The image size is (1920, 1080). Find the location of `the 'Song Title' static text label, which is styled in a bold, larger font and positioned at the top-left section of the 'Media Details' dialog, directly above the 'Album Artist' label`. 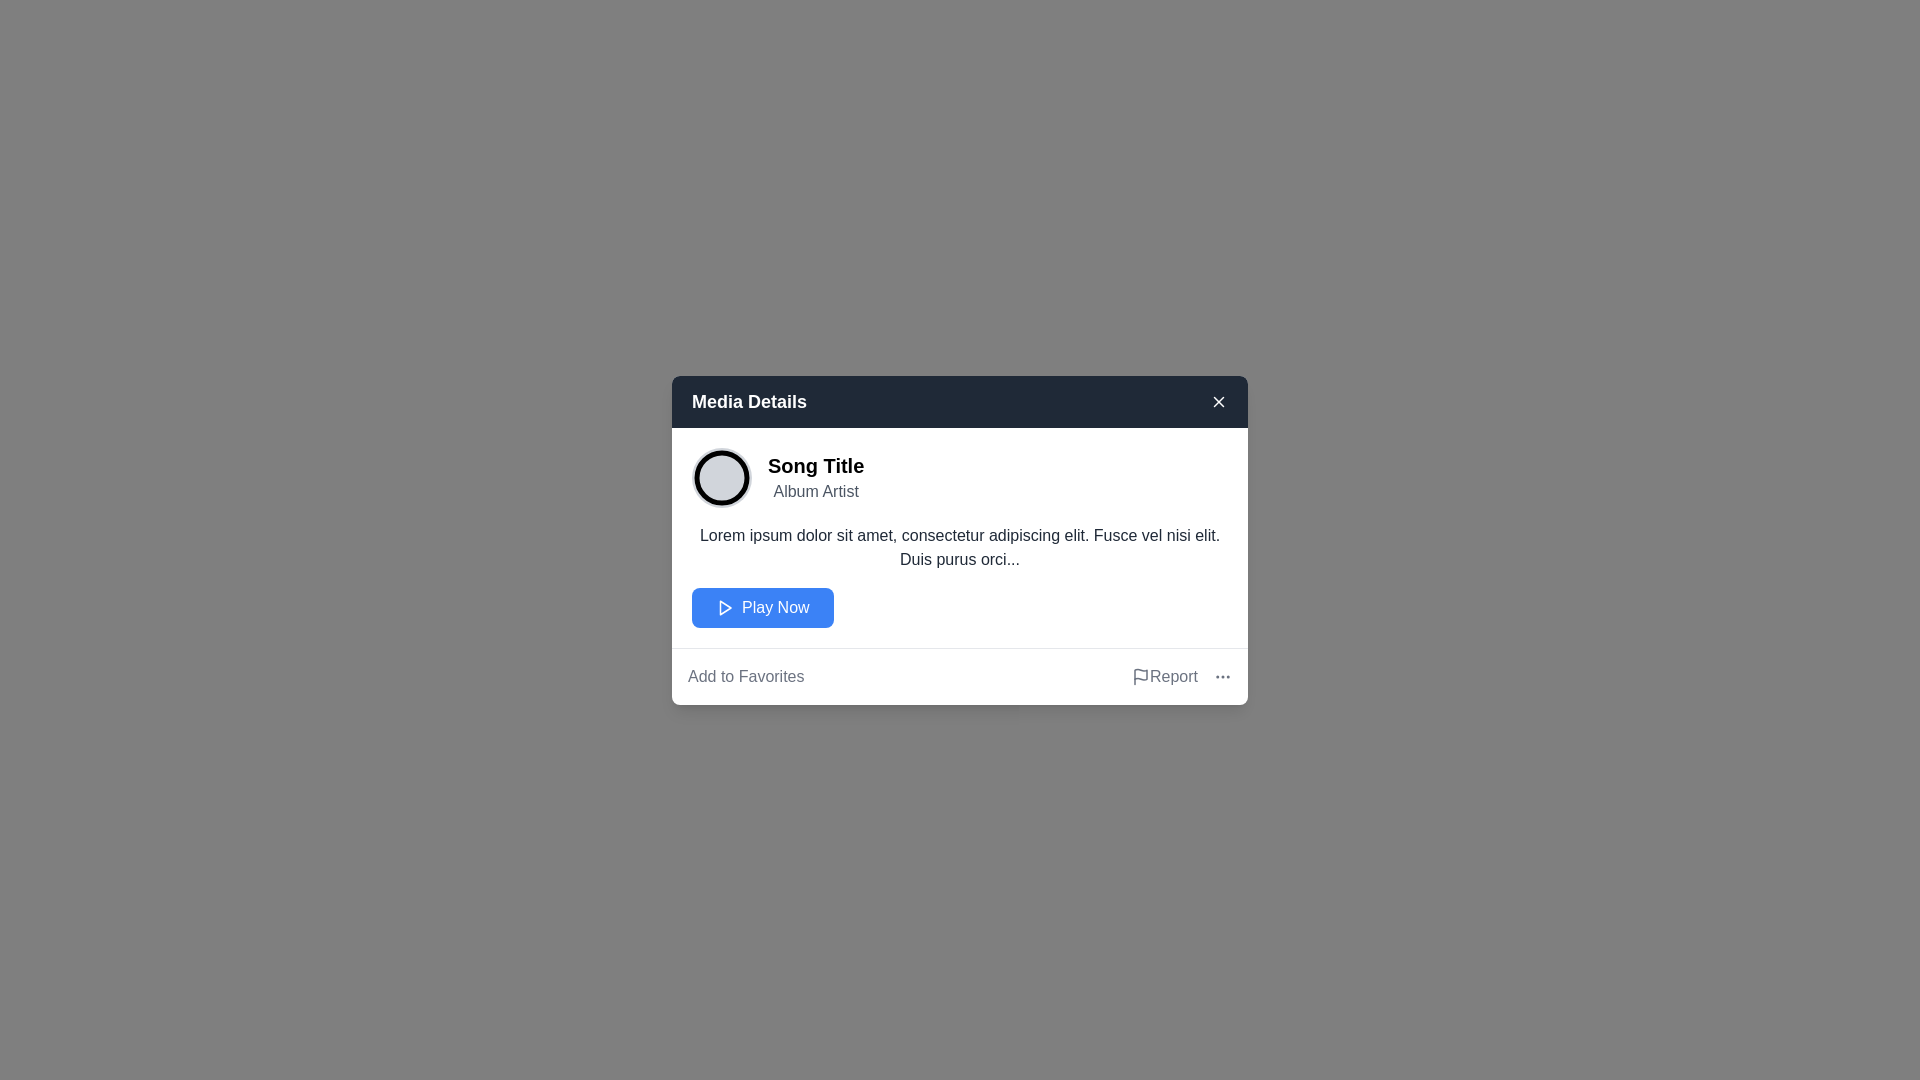

the 'Song Title' static text label, which is styled in a bold, larger font and positioned at the top-left section of the 'Media Details' dialog, directly above the 'Album Artist' label is located at coordinates (816, 465).